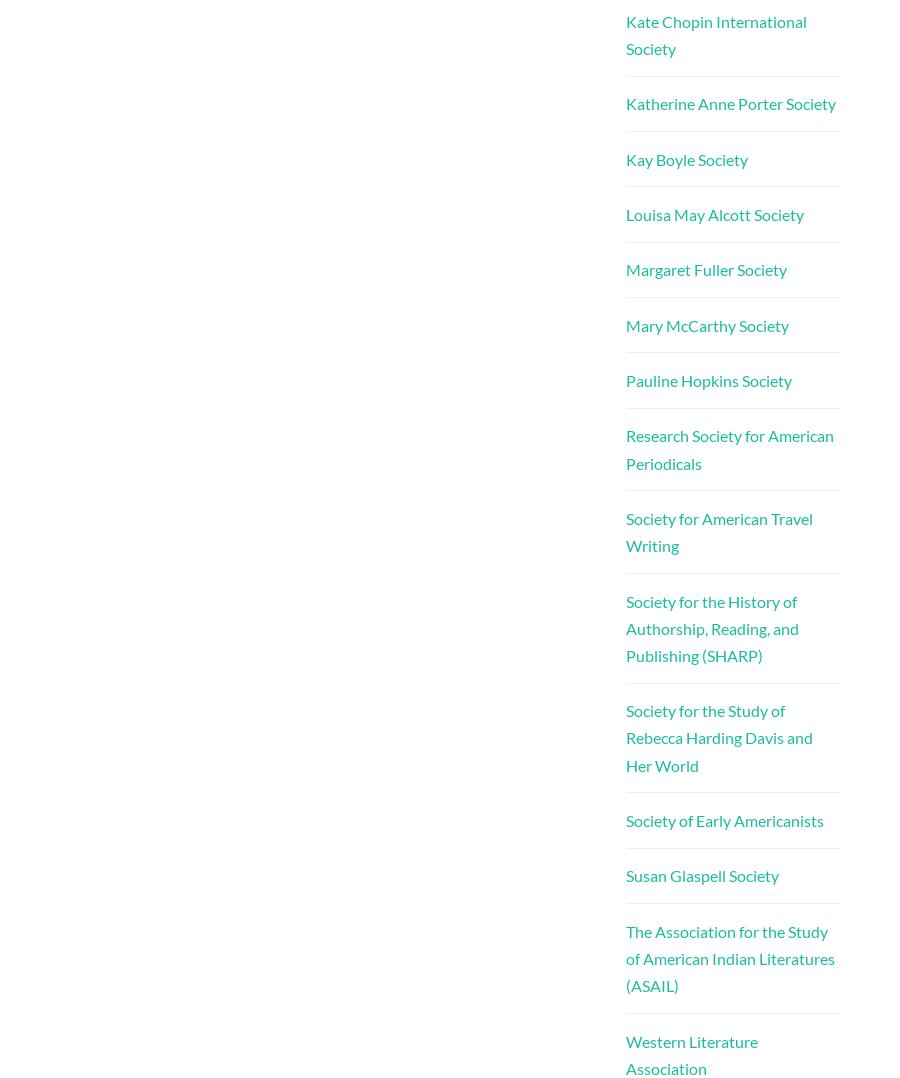 Image resolution: width=900 pixels, height=1078 pixels. Describe the element at coordinates (624, 957) in the screenshot. I see `'The Association for the Study of American Indian Literatures (ASAIL)'` at that location.